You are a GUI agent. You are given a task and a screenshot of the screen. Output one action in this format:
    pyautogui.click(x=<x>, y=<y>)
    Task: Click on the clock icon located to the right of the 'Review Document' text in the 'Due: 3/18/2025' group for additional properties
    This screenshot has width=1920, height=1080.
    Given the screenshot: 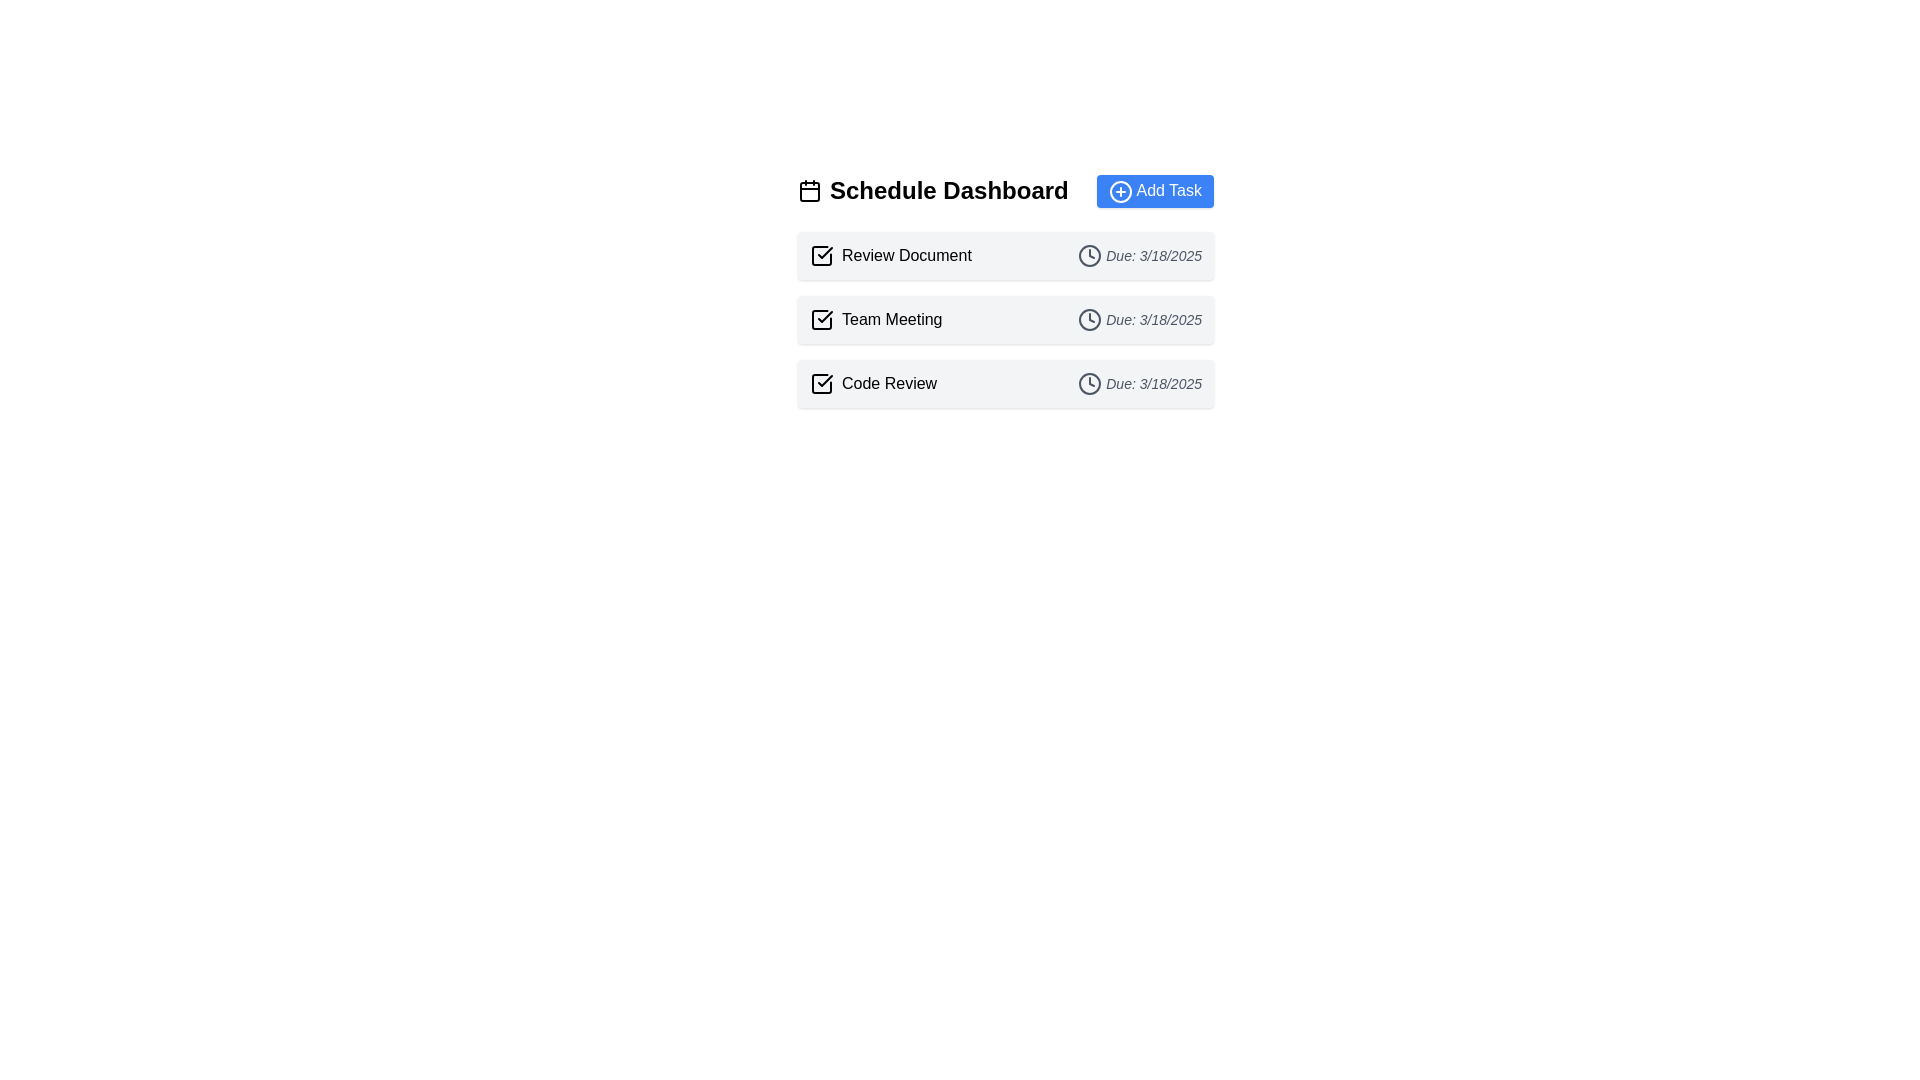 What is the action you would take?
    pyautogui.click(x=1089, y=254)
    